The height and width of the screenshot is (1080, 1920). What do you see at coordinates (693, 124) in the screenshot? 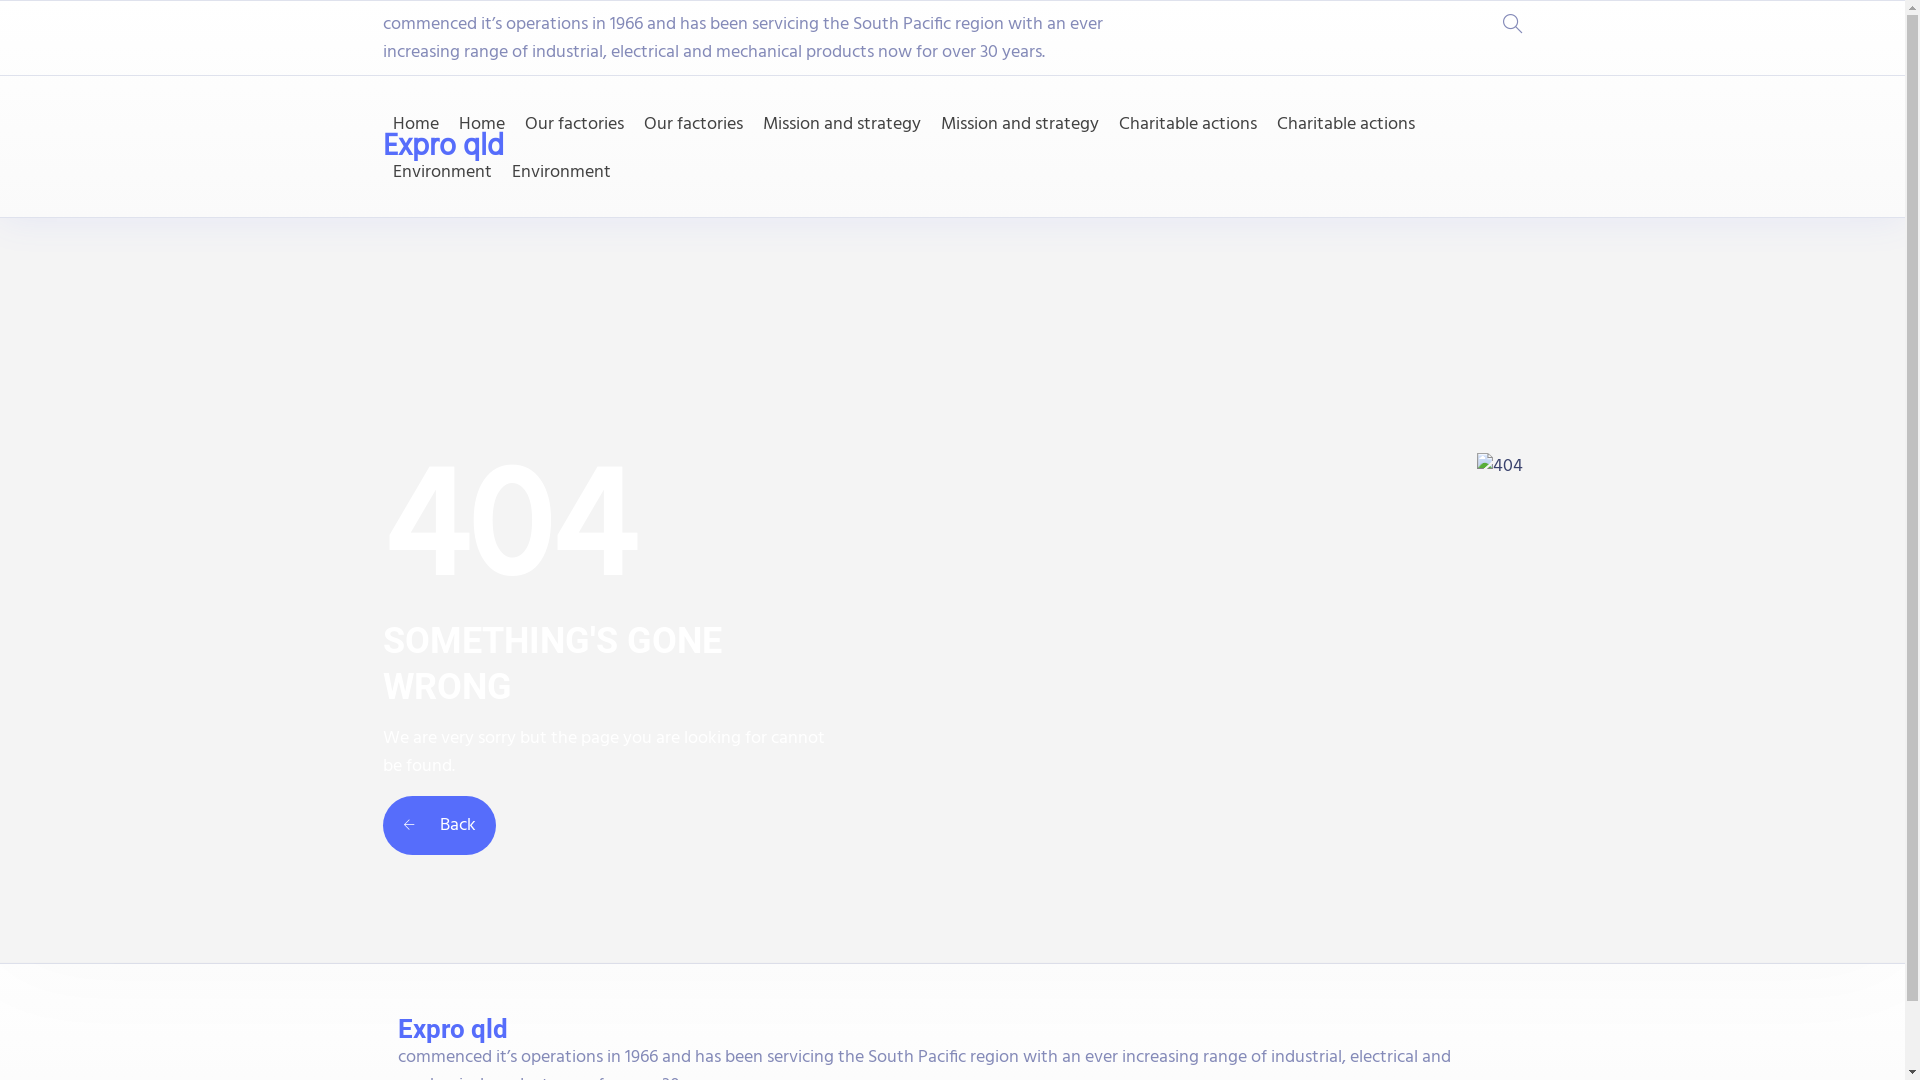
I see `'Our factories'` at bounding box center [693, 124].